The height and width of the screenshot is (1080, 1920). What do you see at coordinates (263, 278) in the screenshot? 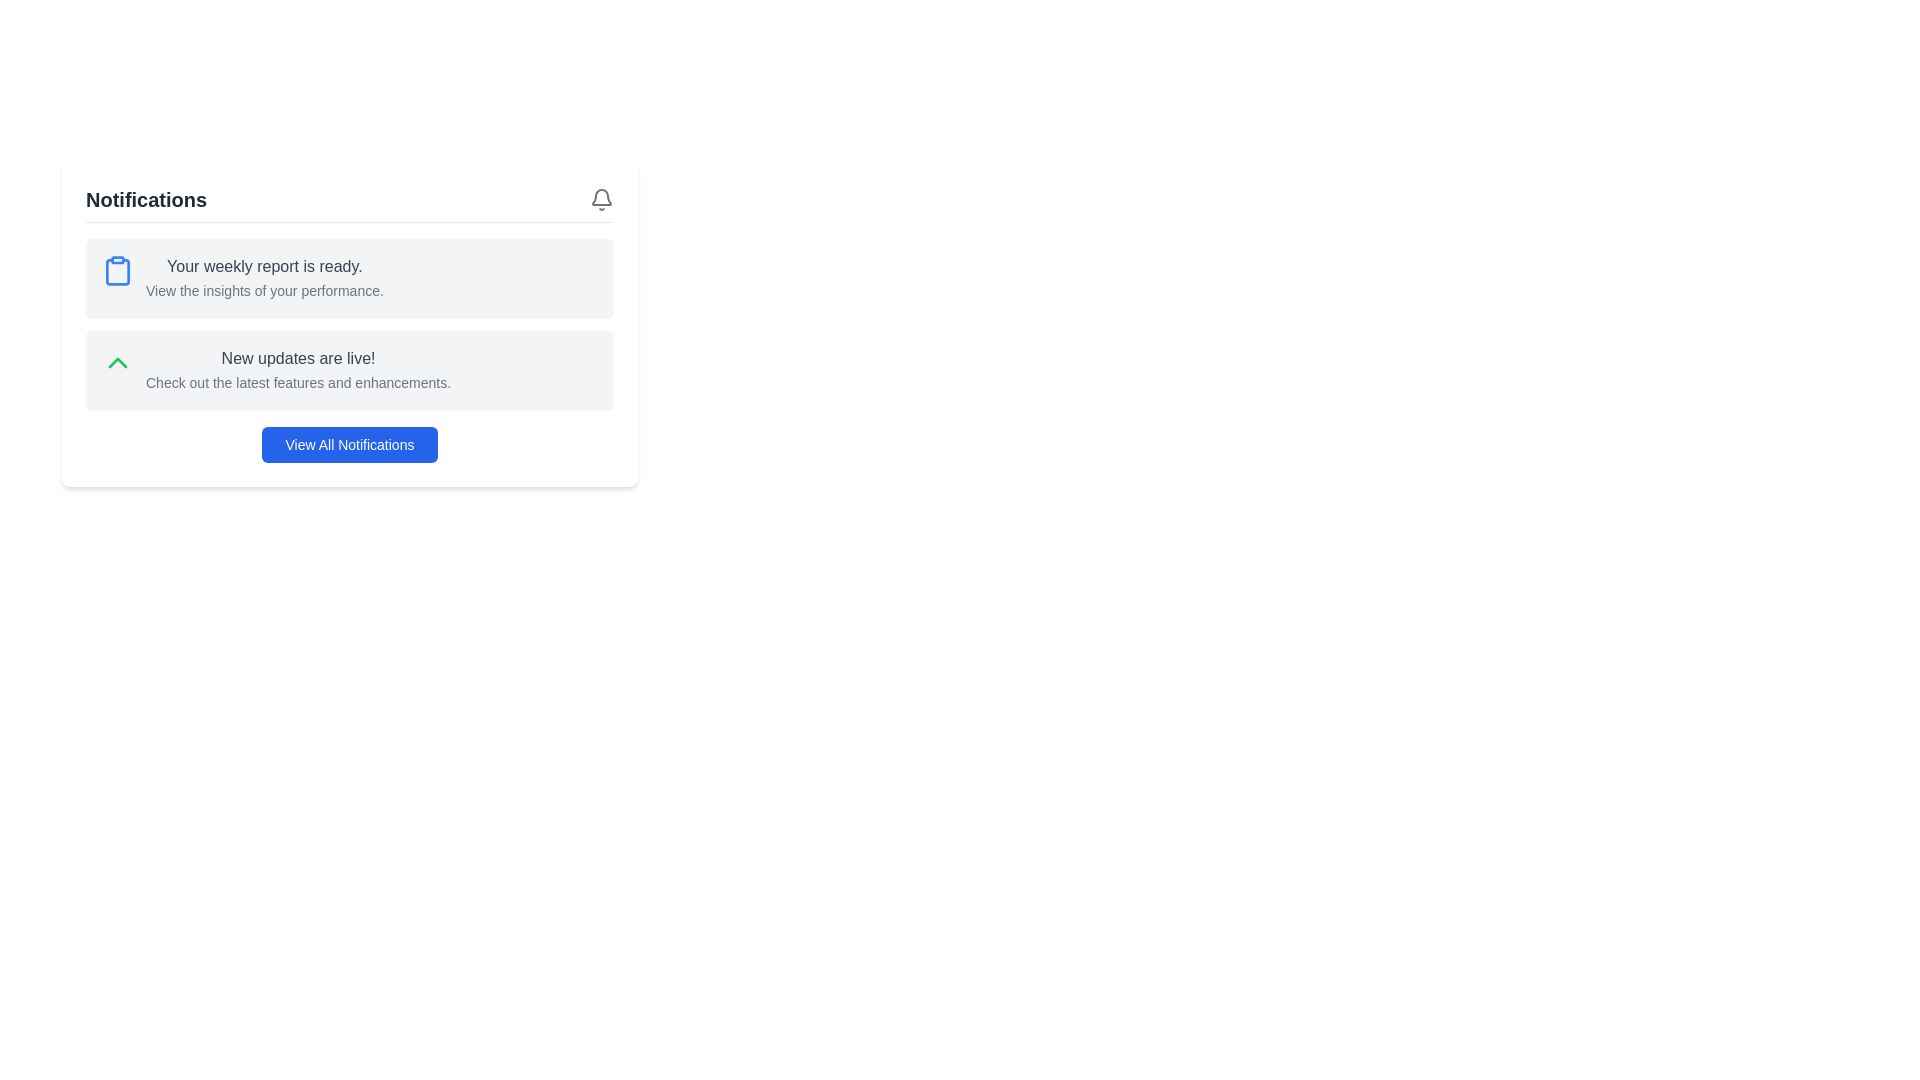
I see `the text block that communicates the availability of a weekly performance report` at bounding box center [263, 278].